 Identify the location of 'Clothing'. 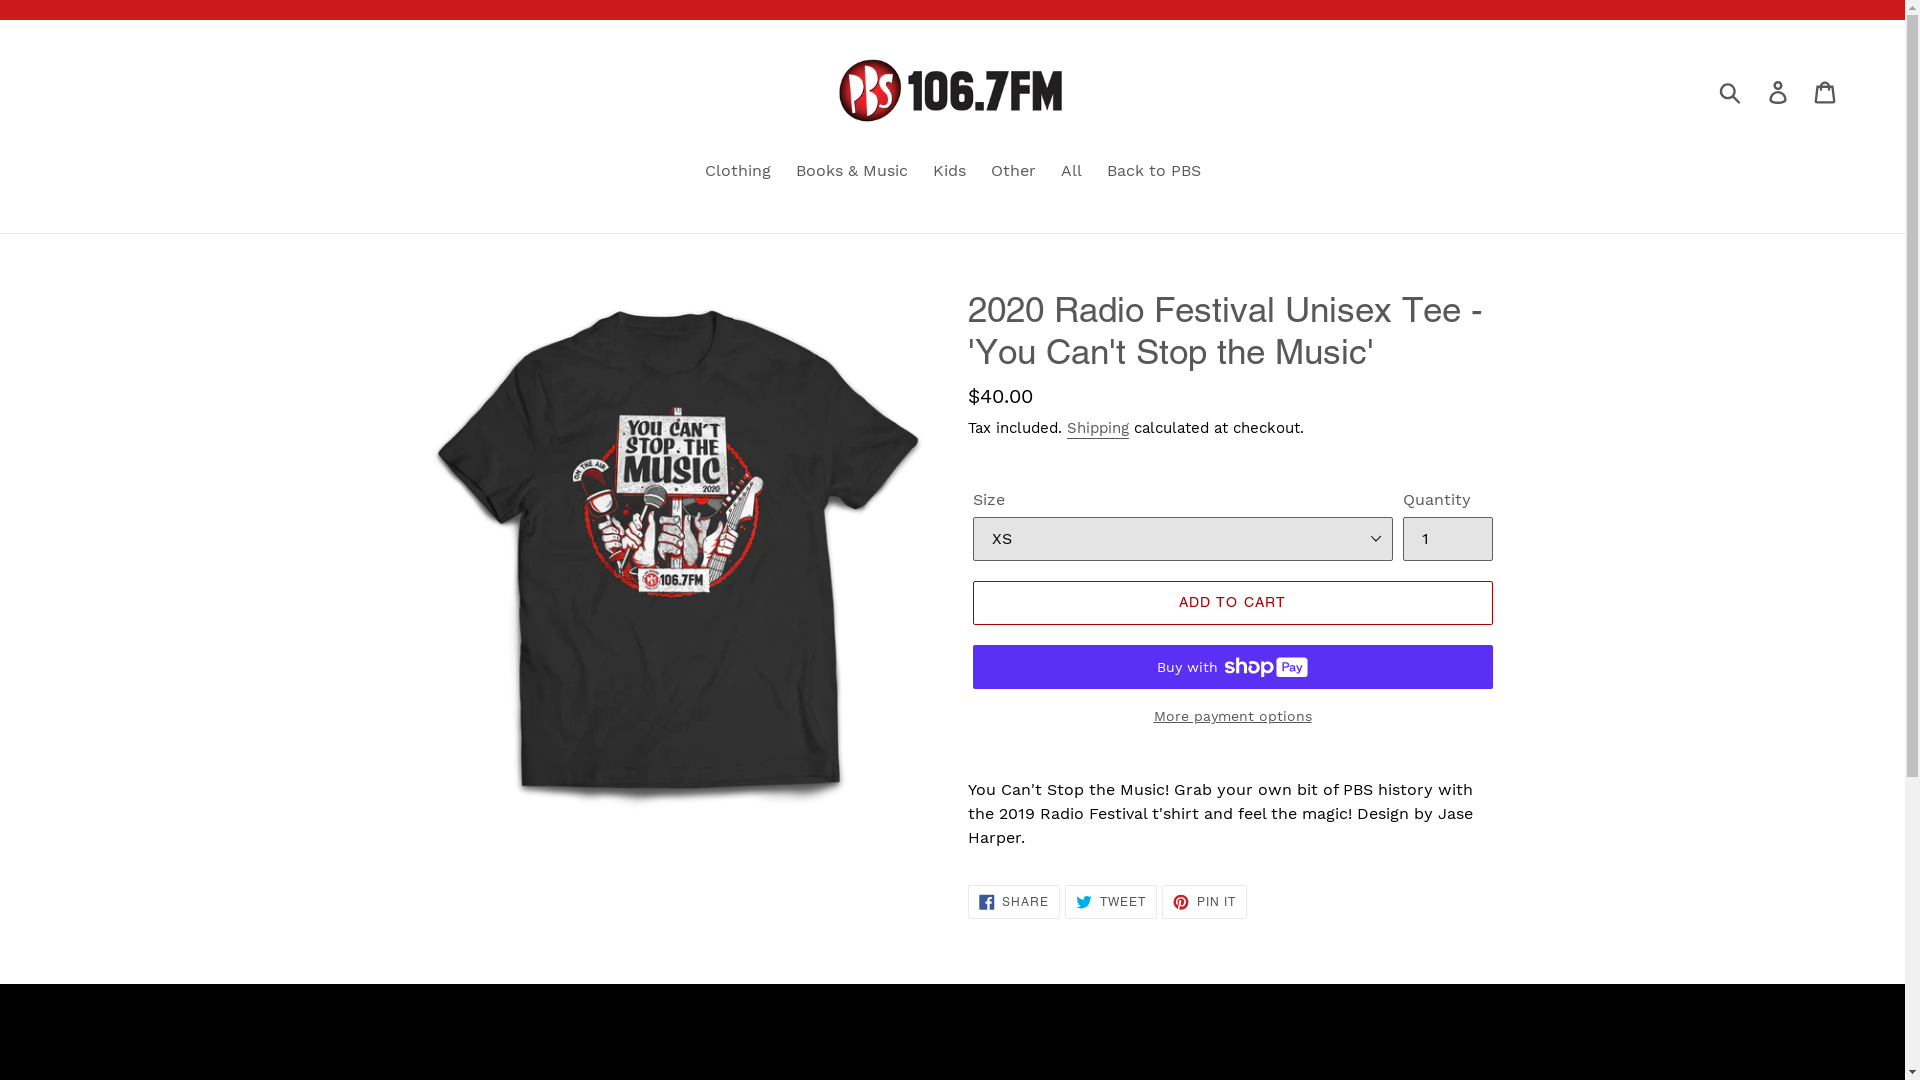
(736, 171).